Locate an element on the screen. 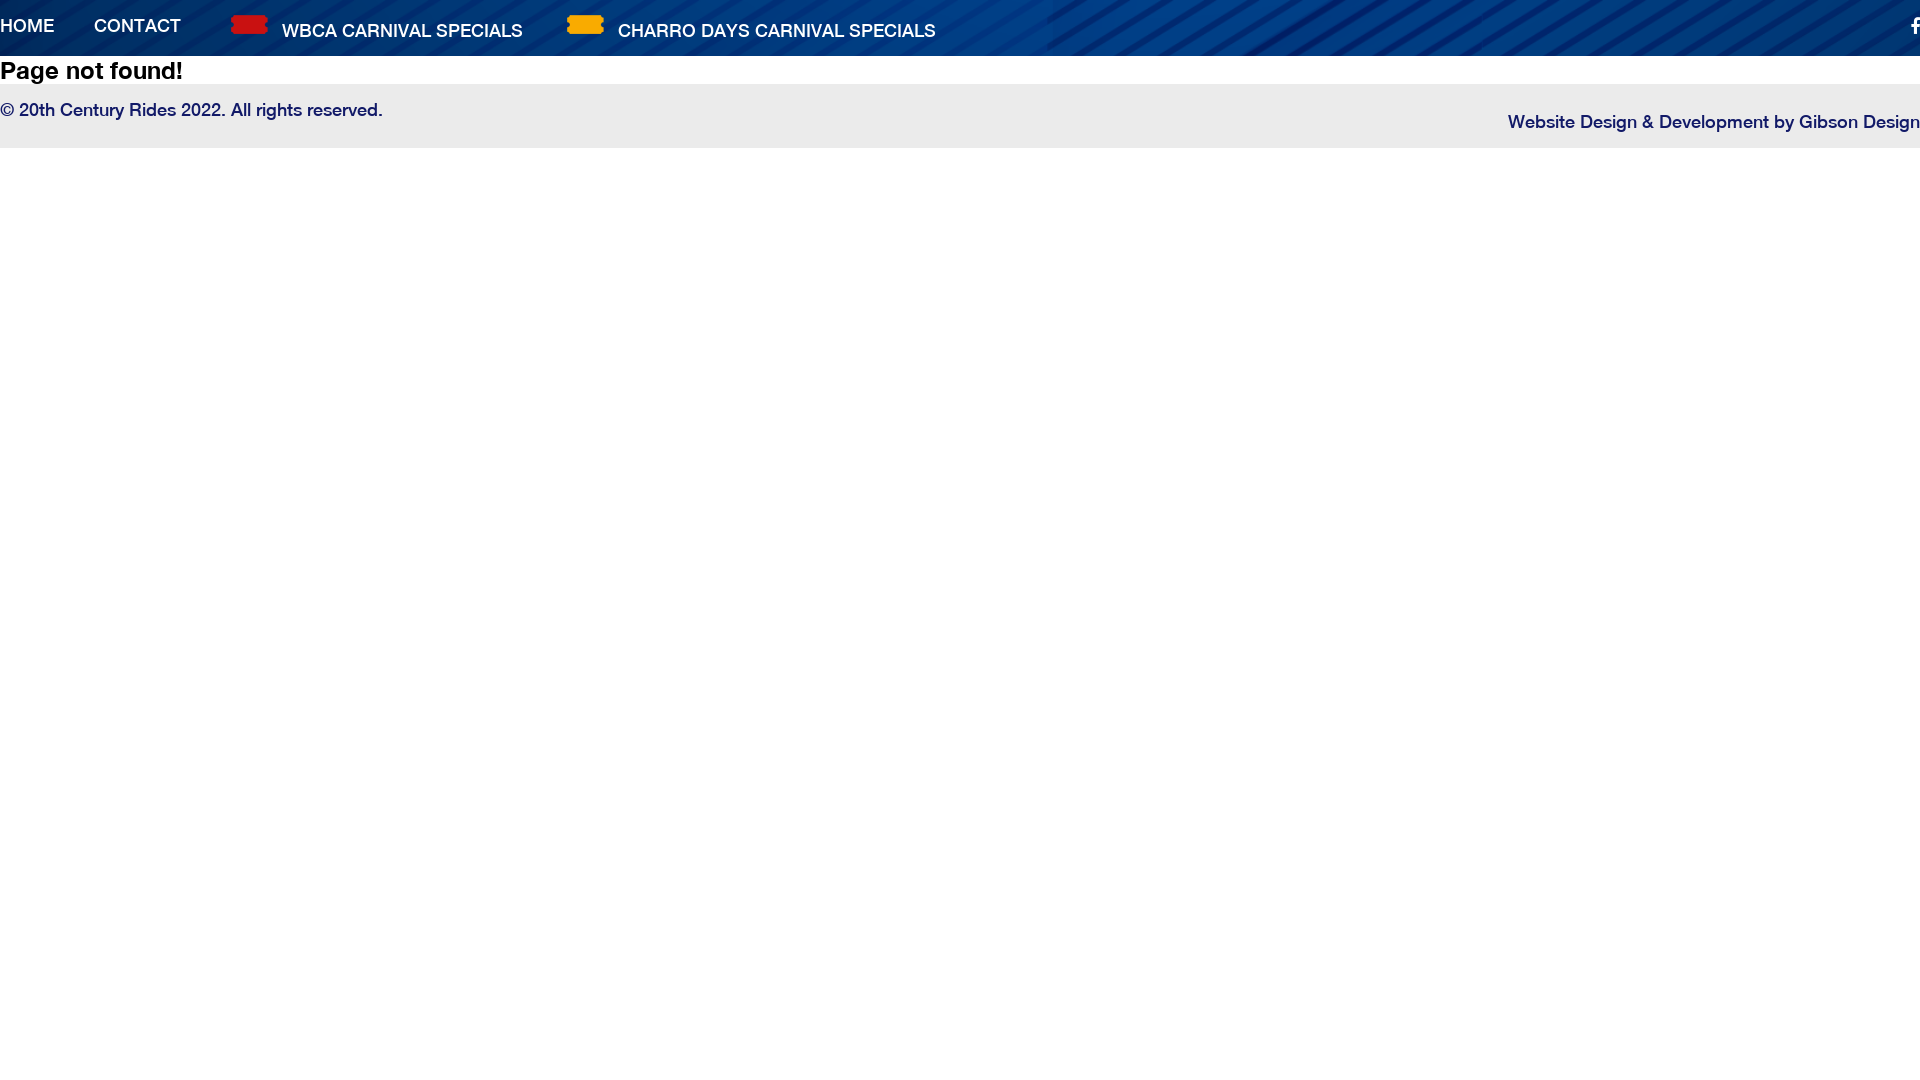 This screenshot has width=1920, height=1080. 'CHARRO DAYS CARNIVAL SPECIALS' is located at coordinates (776, 30).